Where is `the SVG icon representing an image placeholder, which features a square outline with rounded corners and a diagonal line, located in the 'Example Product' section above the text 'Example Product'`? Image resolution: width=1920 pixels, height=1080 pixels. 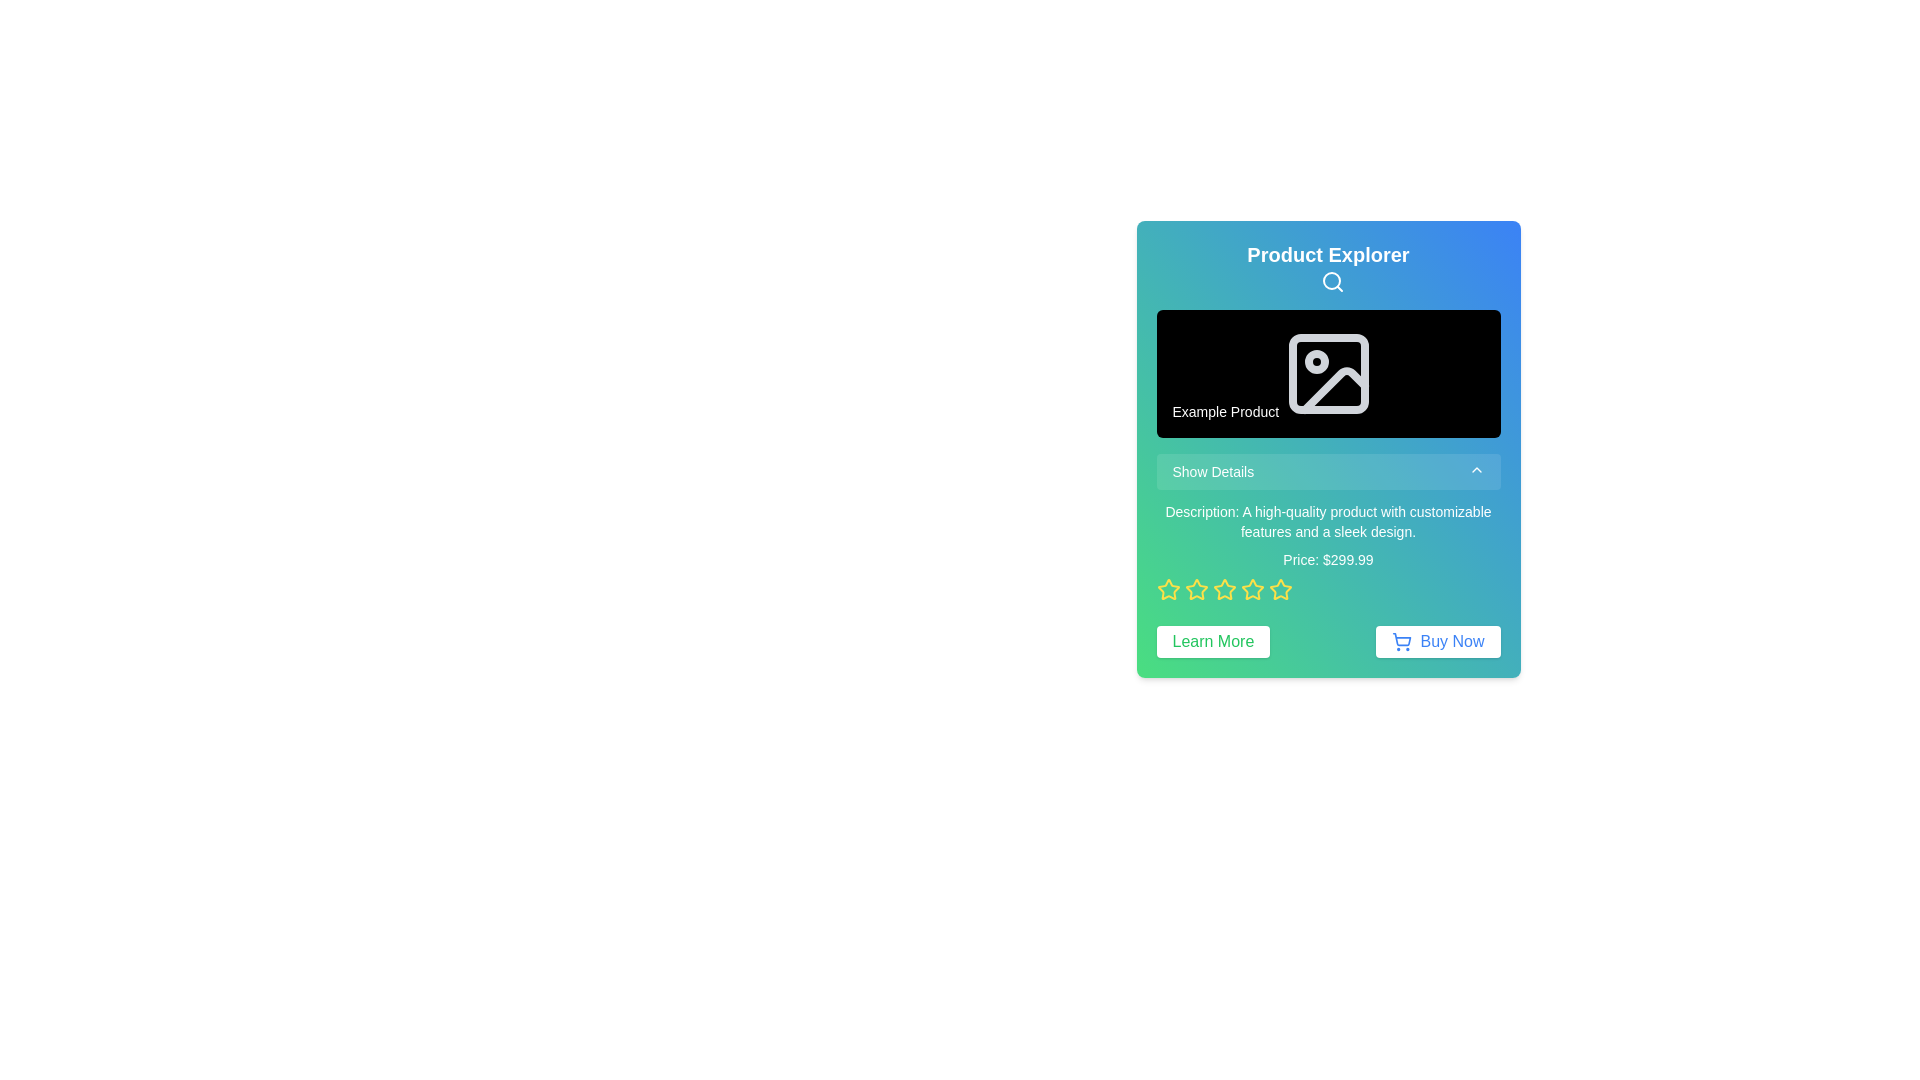
the SVG icon representing an image placeholder, which features a square outline with rounded corners and a diagonal line, located in the 'Example Product' section above the text 'Example Product' is located at coordinates (1328, 373).